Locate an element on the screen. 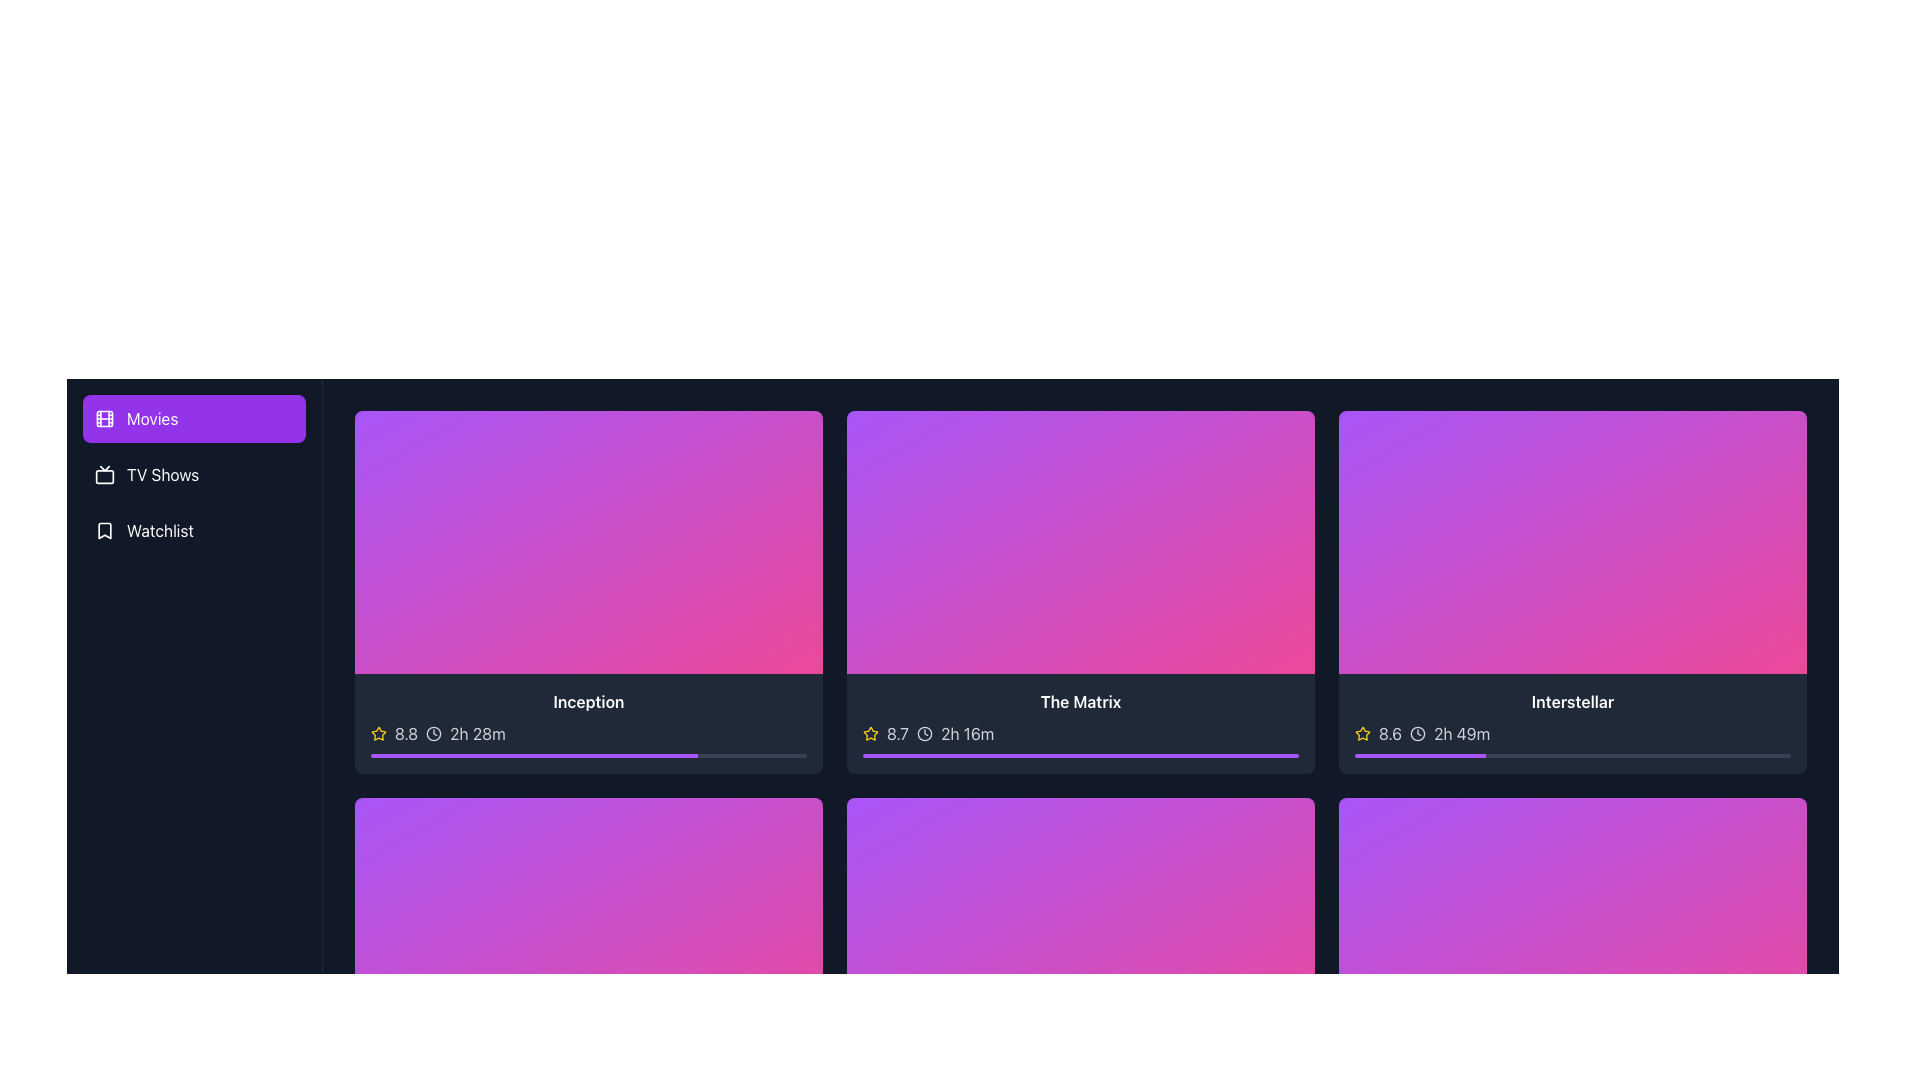  the progress bar element located beneath the movie title 'Inception', which is styled with a gray background and contains a purple bar filling 75% of its width is located at coordinates (588, 756).